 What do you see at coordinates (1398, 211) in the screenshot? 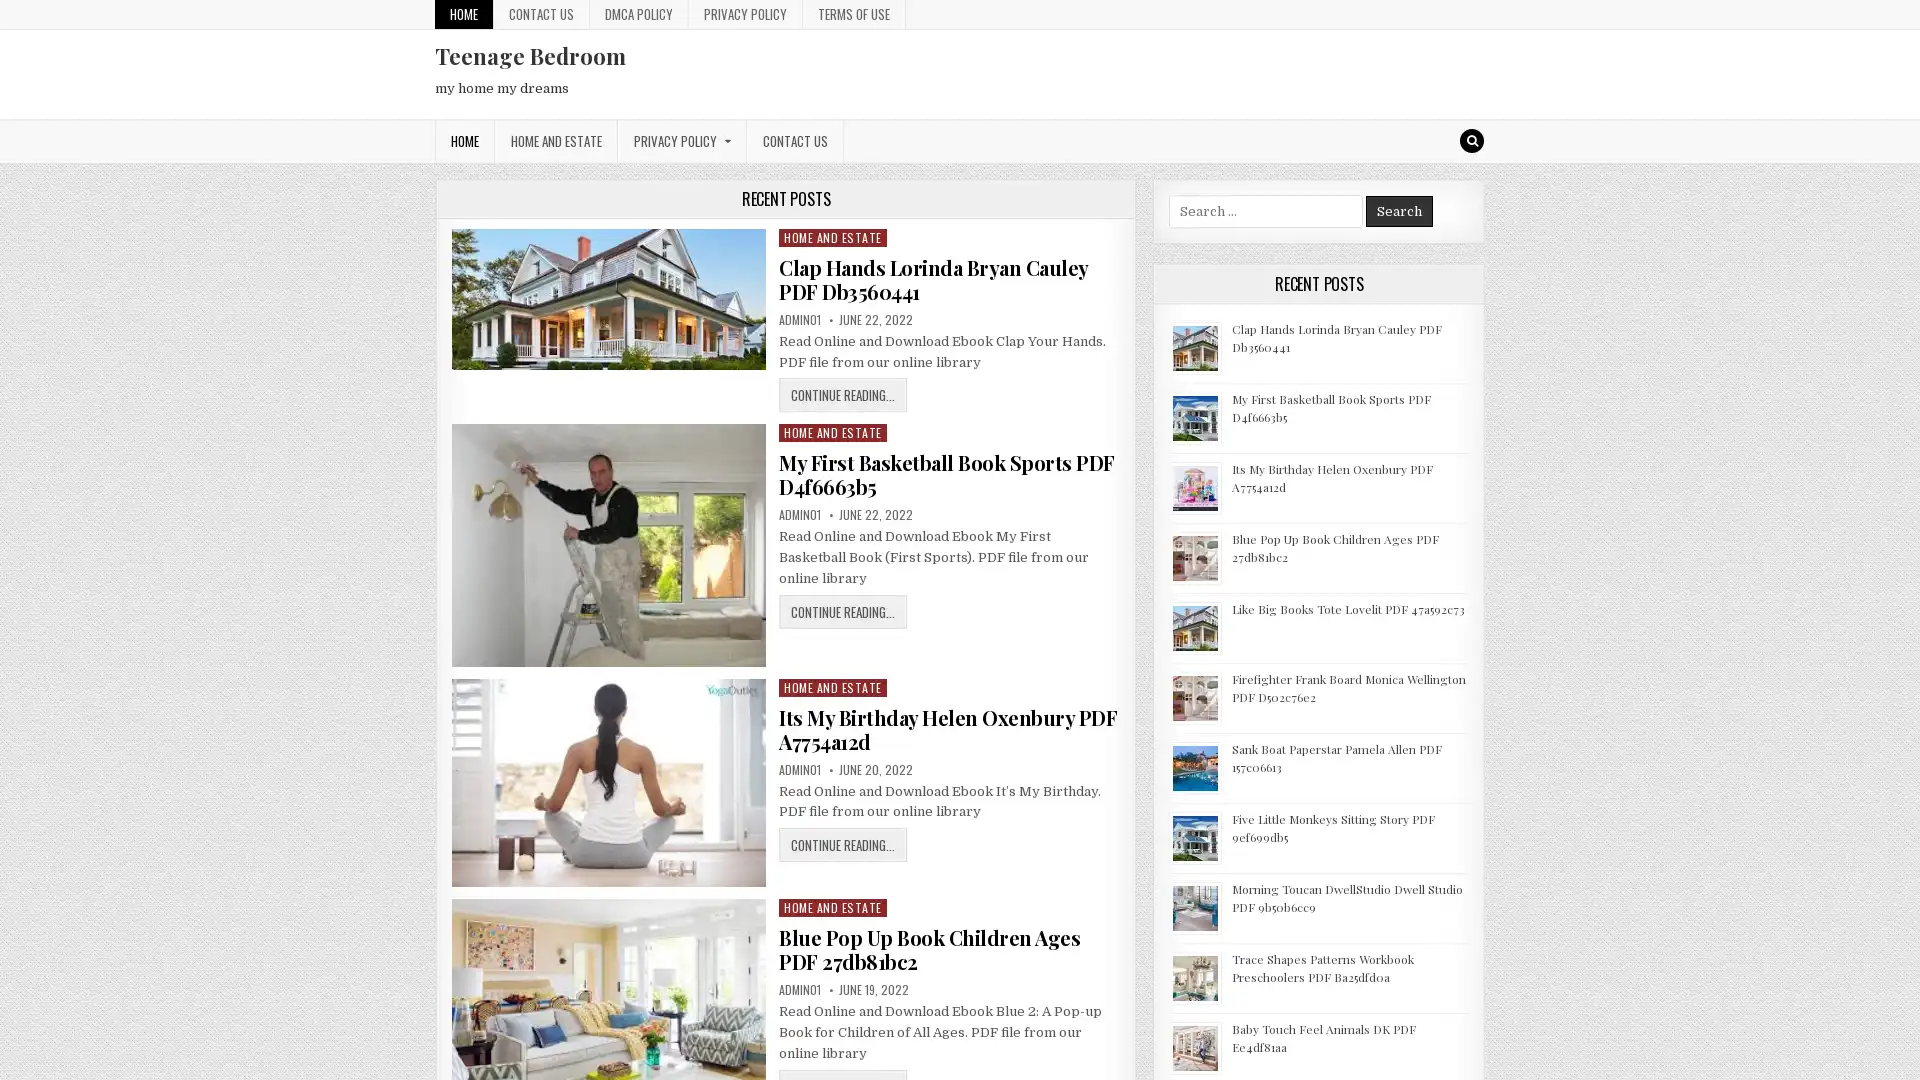
I see `Search` at bounding box center [1398, 211].